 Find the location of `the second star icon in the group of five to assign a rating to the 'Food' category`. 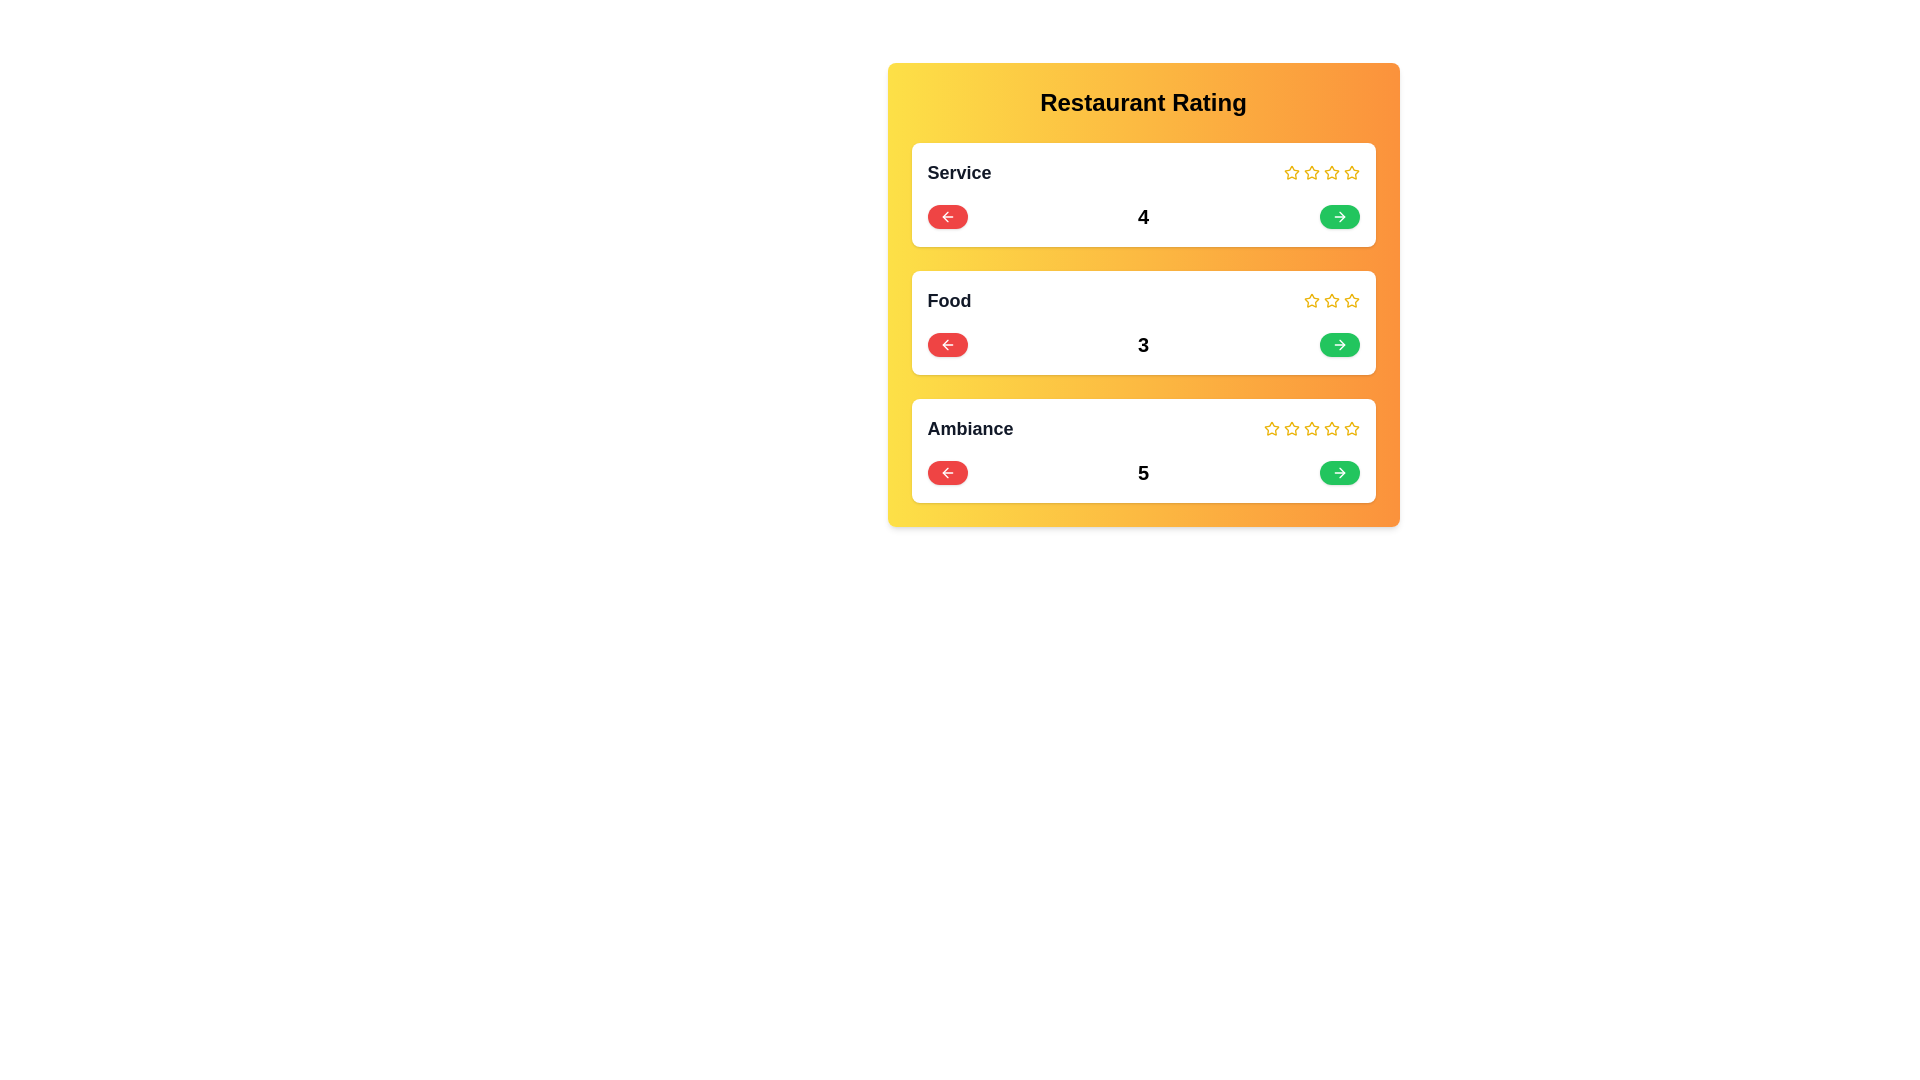

the second star icon in the group of five to assign a rating to the 'Food' category is located at coordinates (1331, 300).